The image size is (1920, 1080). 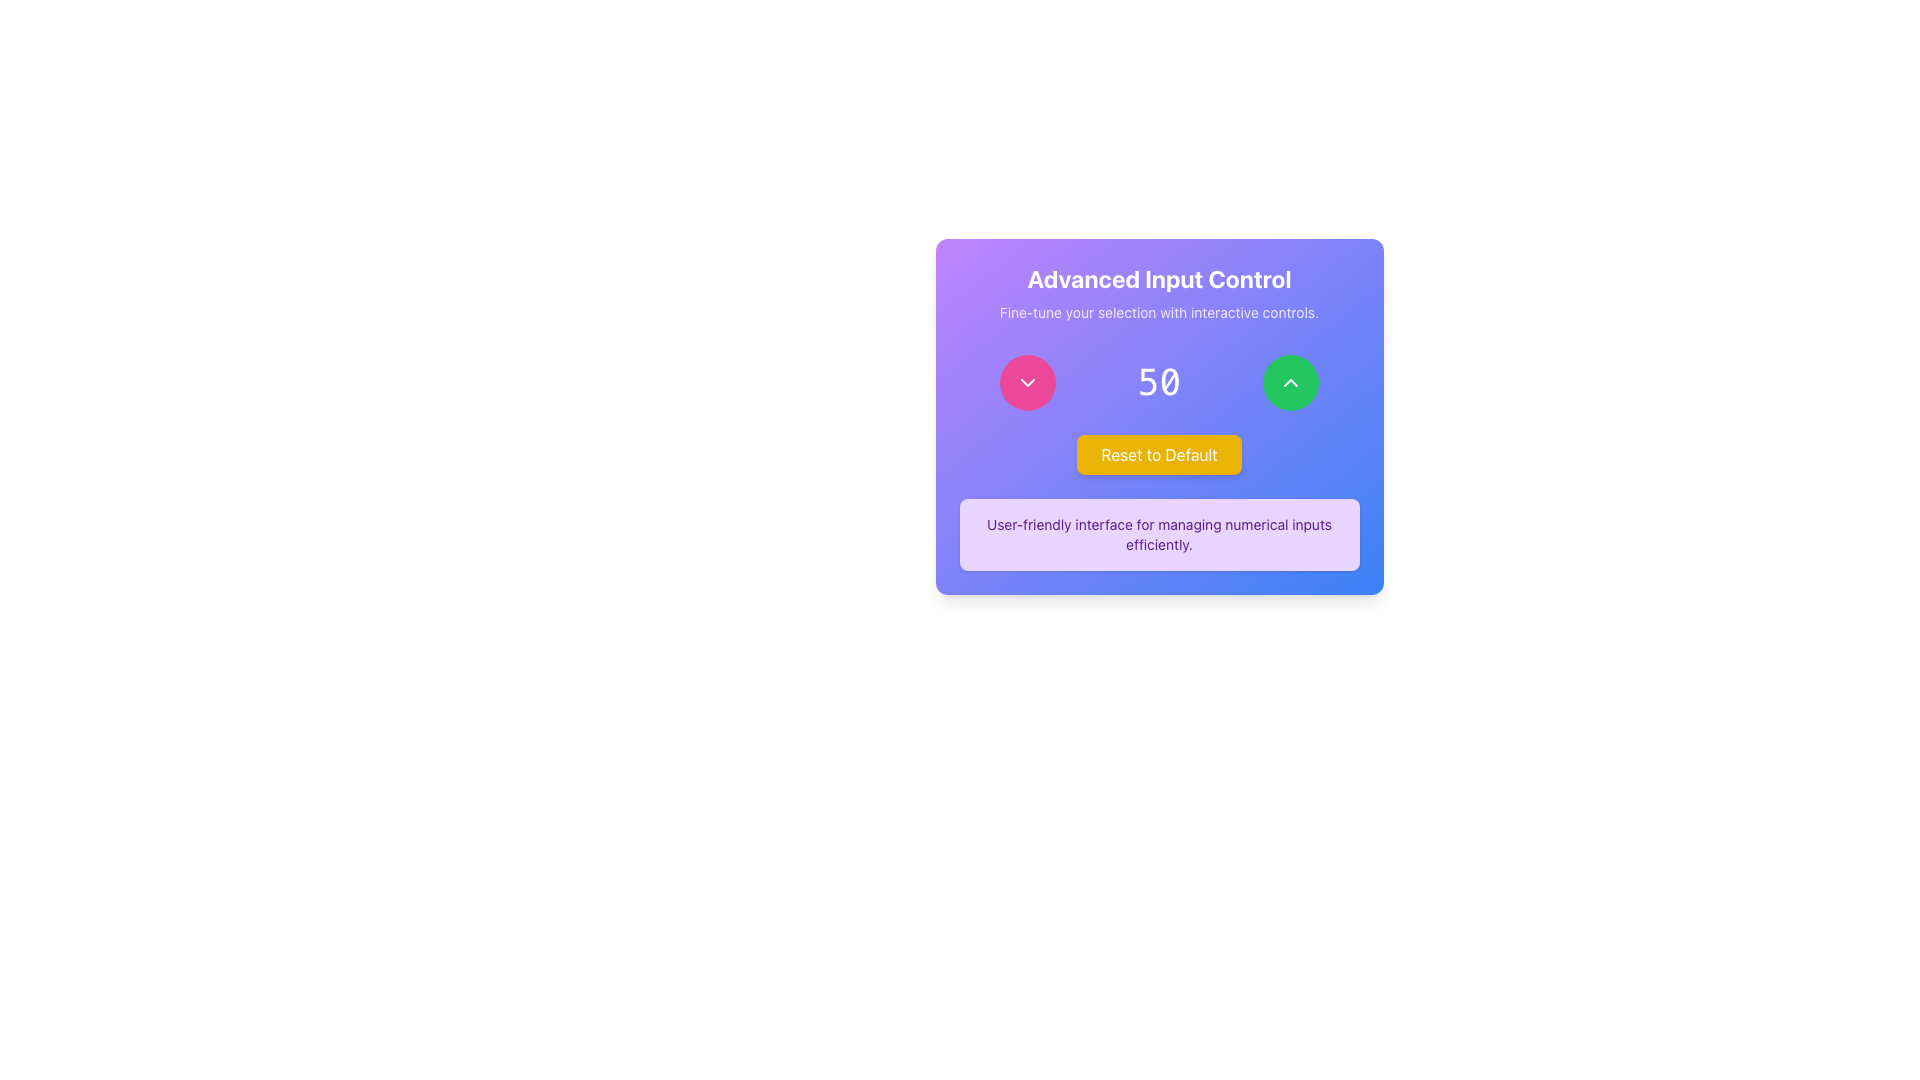 I want to click on the Text Display that shows the current numeric value of an adjustable parameter, located in the upper-middle area of the card between two interactive buttons, so click(x=1159, y=382).